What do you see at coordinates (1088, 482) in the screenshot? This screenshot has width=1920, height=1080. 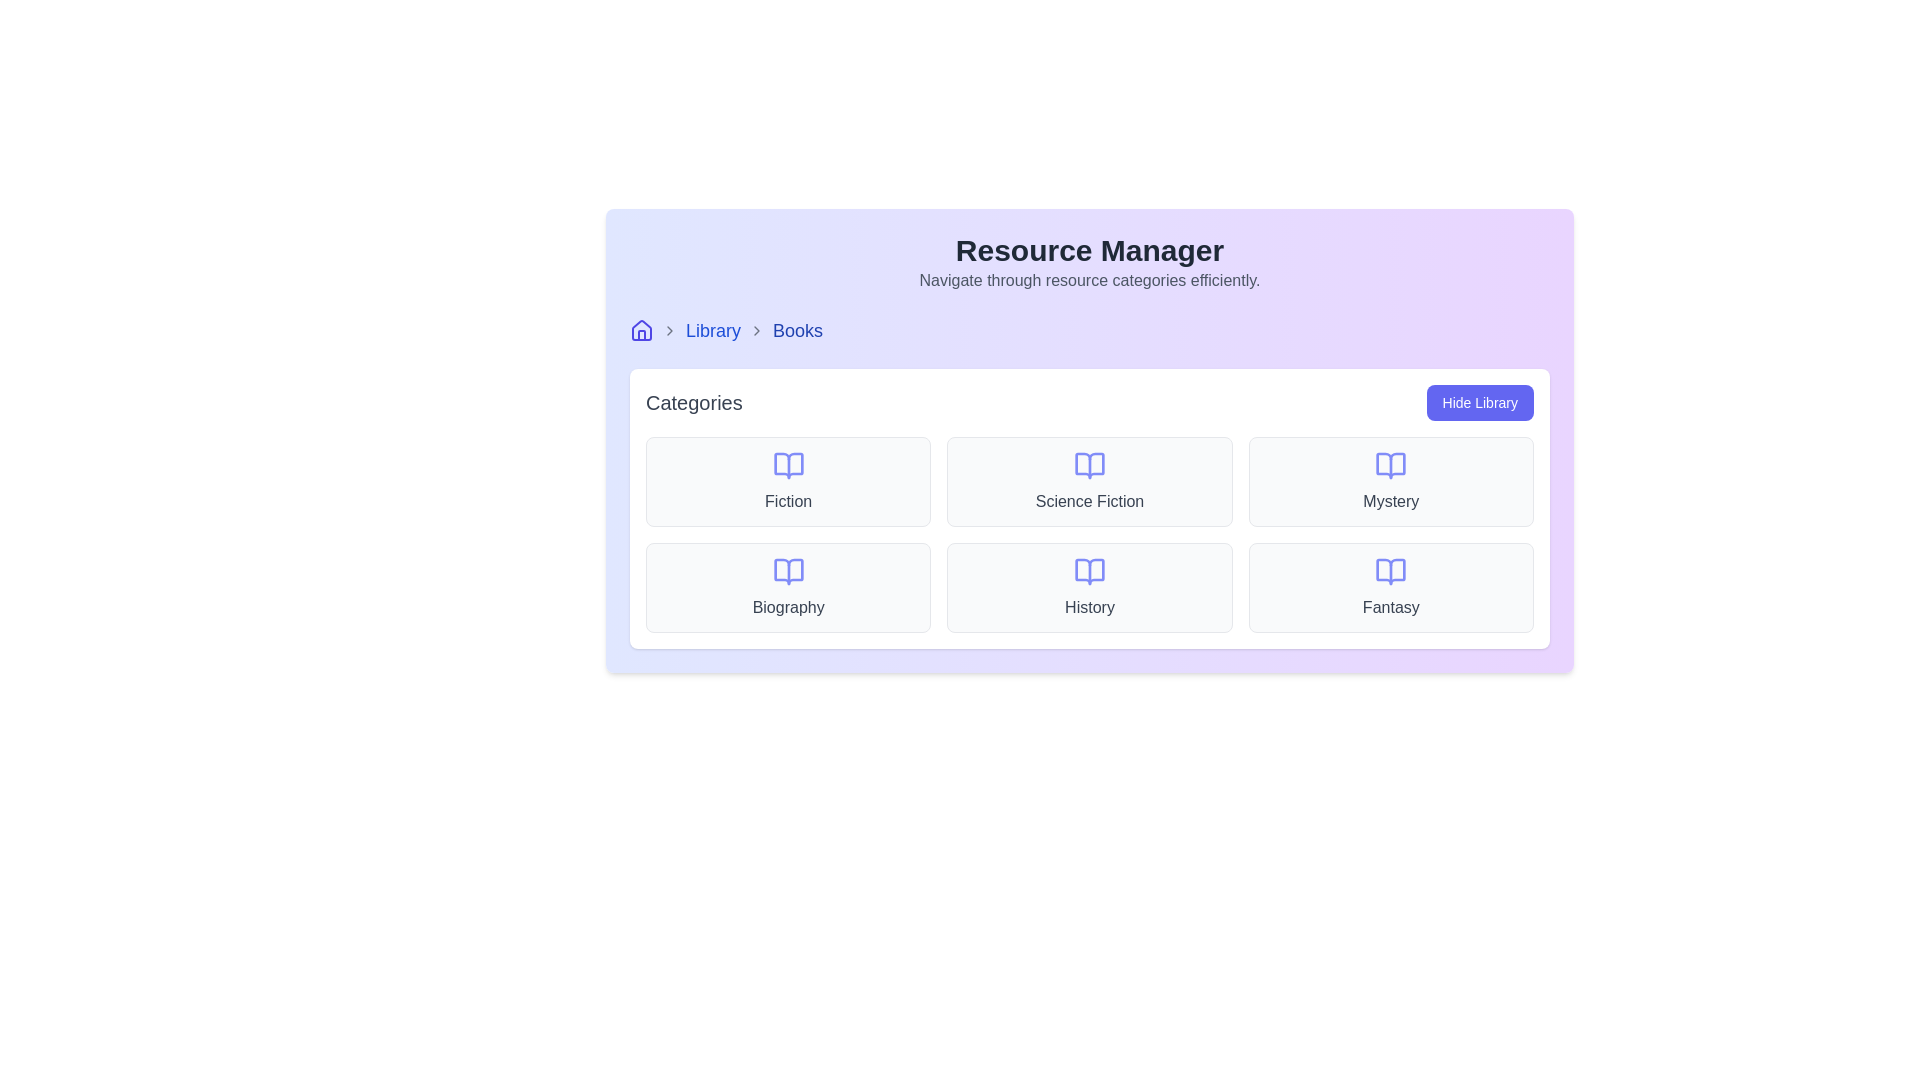 I see `the 'Science Fiction' category card located in the middle position of the top row in a grid layout` at bounding box center [1088, 482].